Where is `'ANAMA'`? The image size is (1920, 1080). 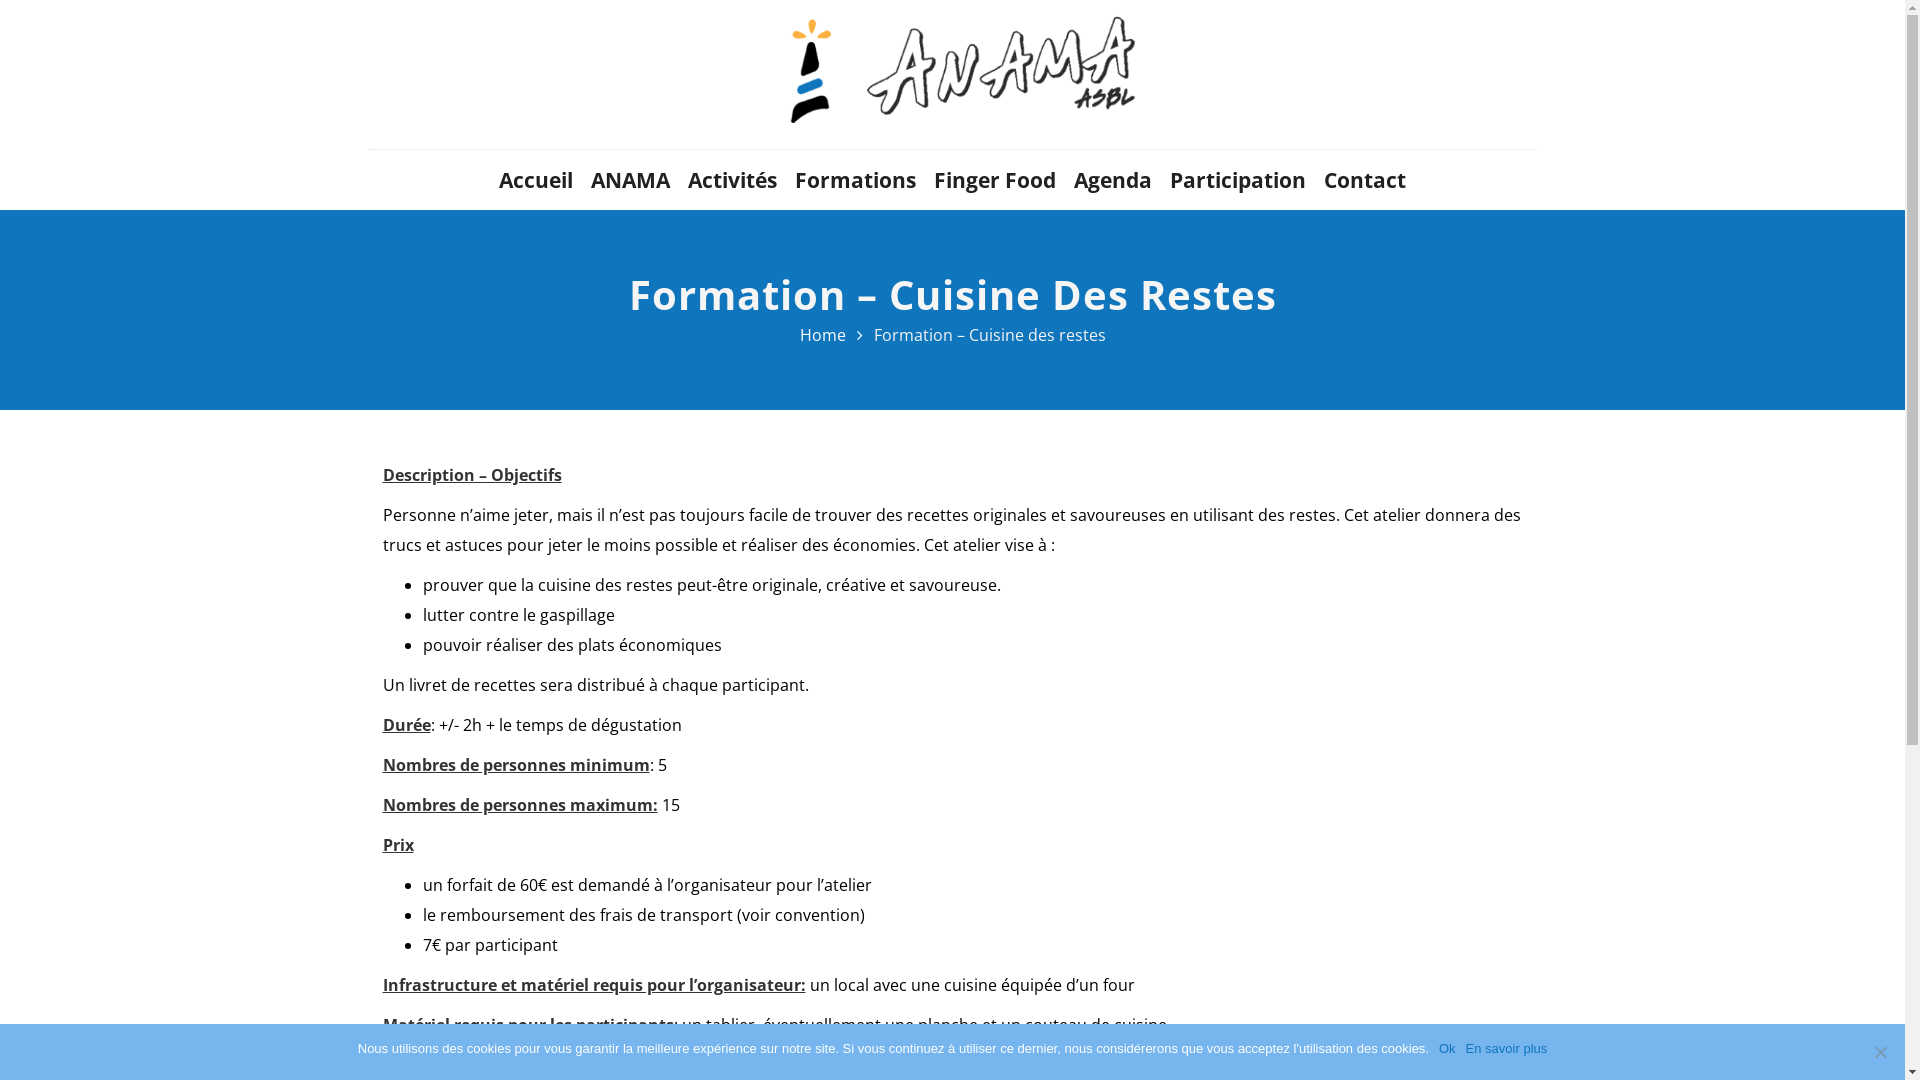 'ANAMA' is located at coordinates (629, 180).